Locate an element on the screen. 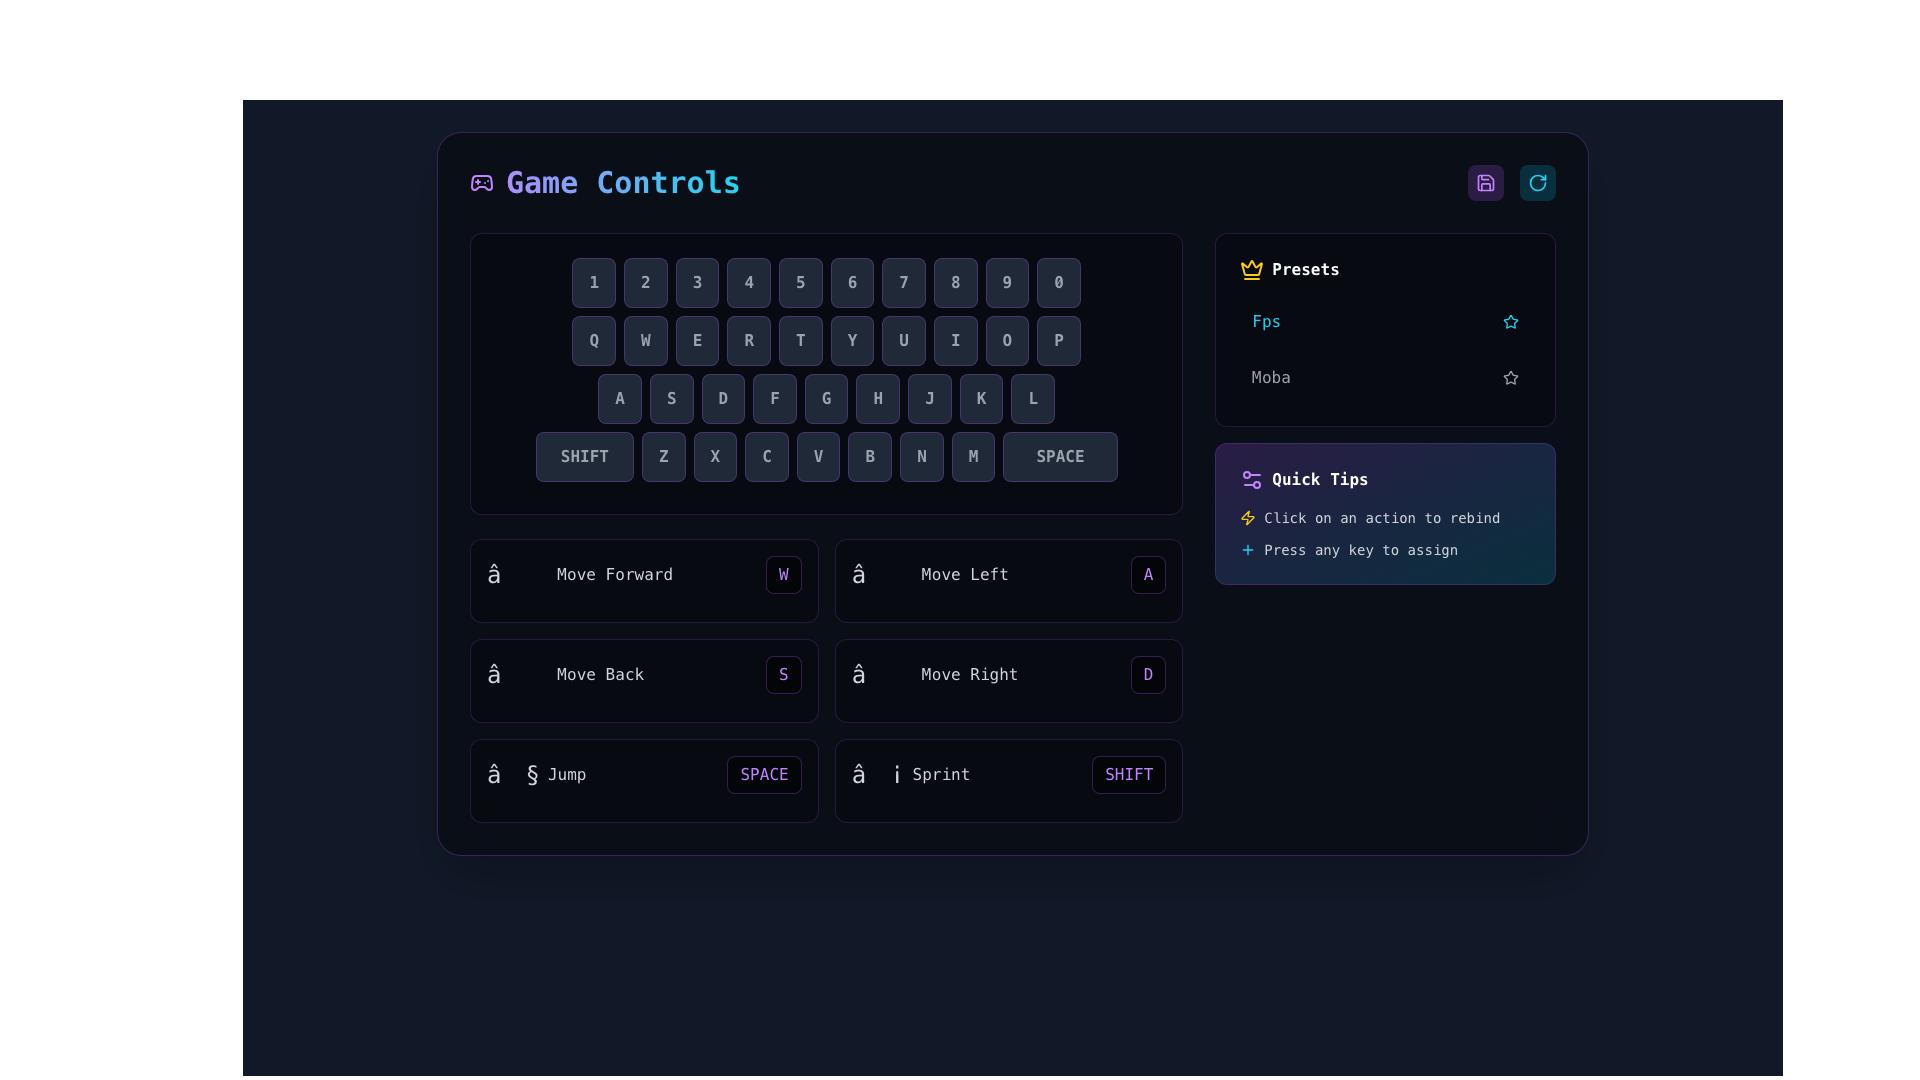 This screenshot has height=1080, width=1920. the keyboard key labeled 'O', which is the 9th key in the second row, to use it is located at coordinates (1007, 339).